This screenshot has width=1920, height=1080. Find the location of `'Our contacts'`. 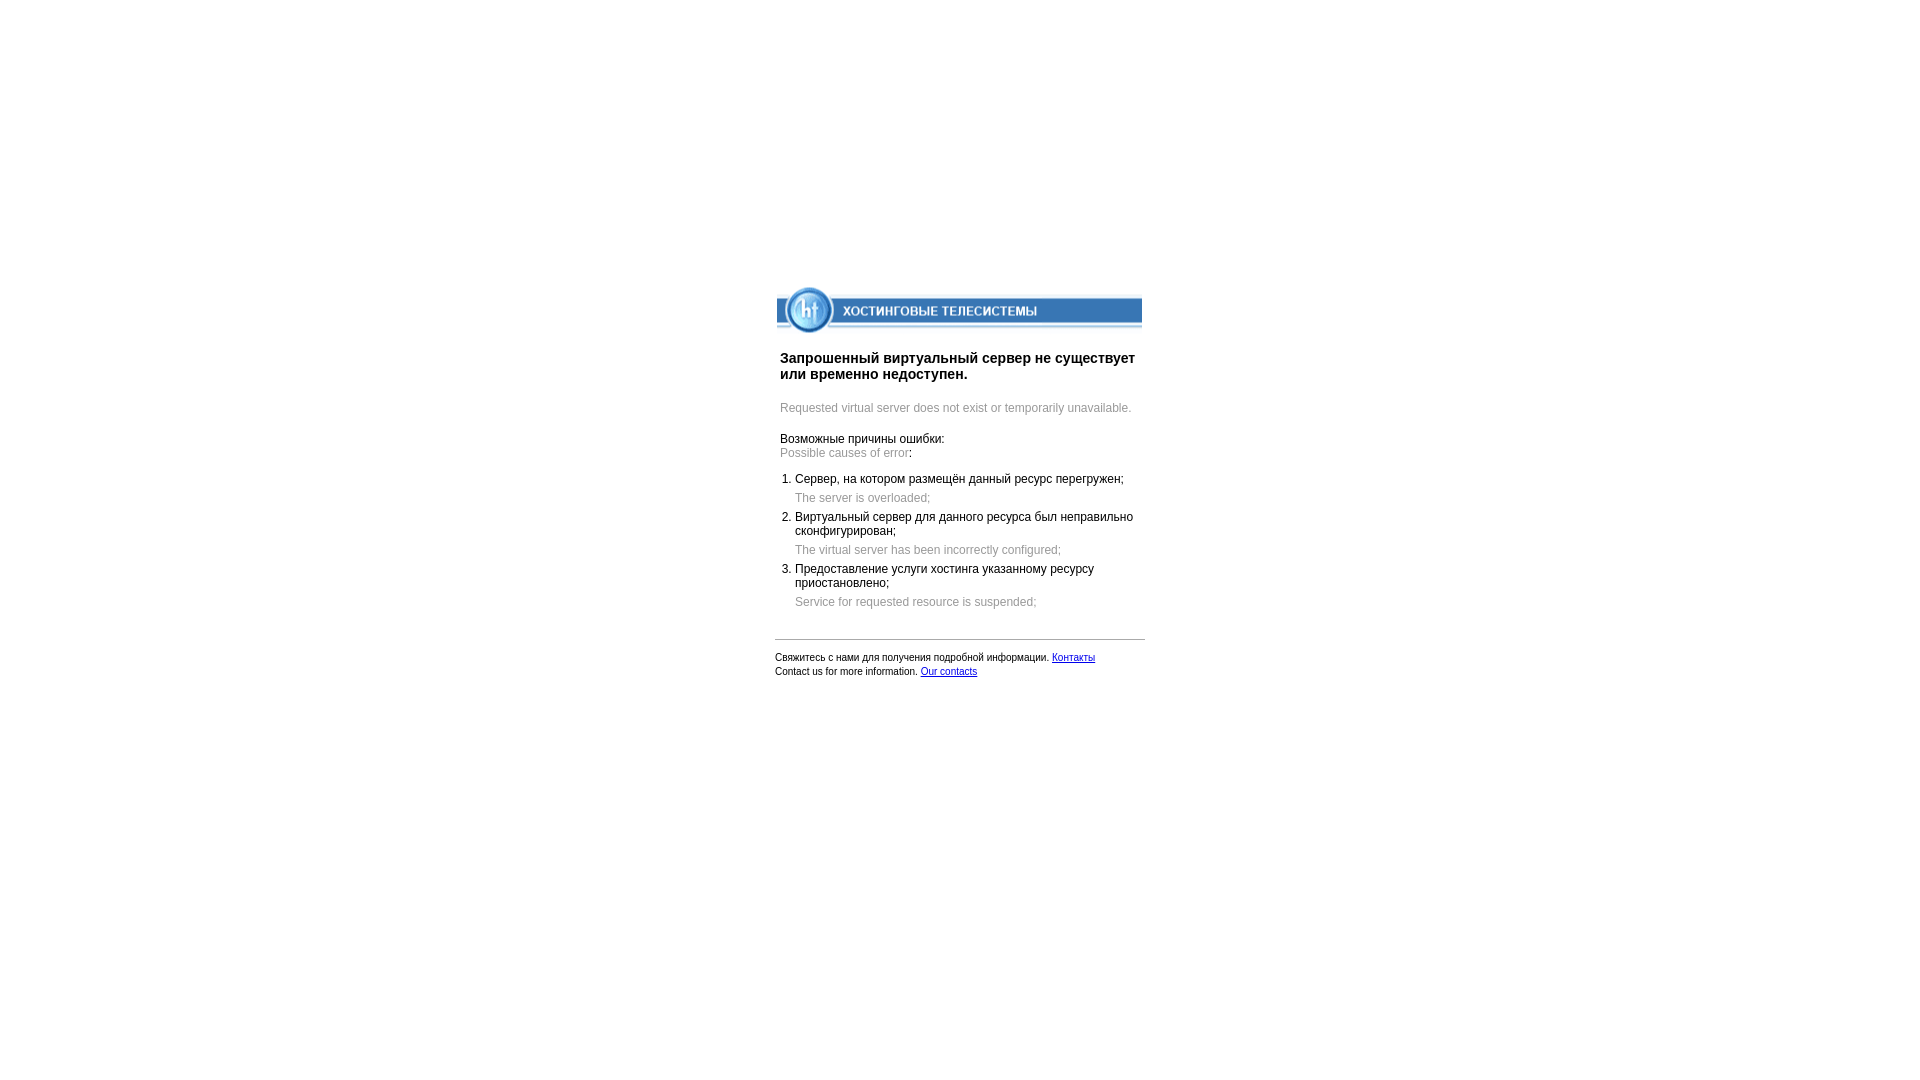

'Our contacts' is located at coordinates (948, 671).